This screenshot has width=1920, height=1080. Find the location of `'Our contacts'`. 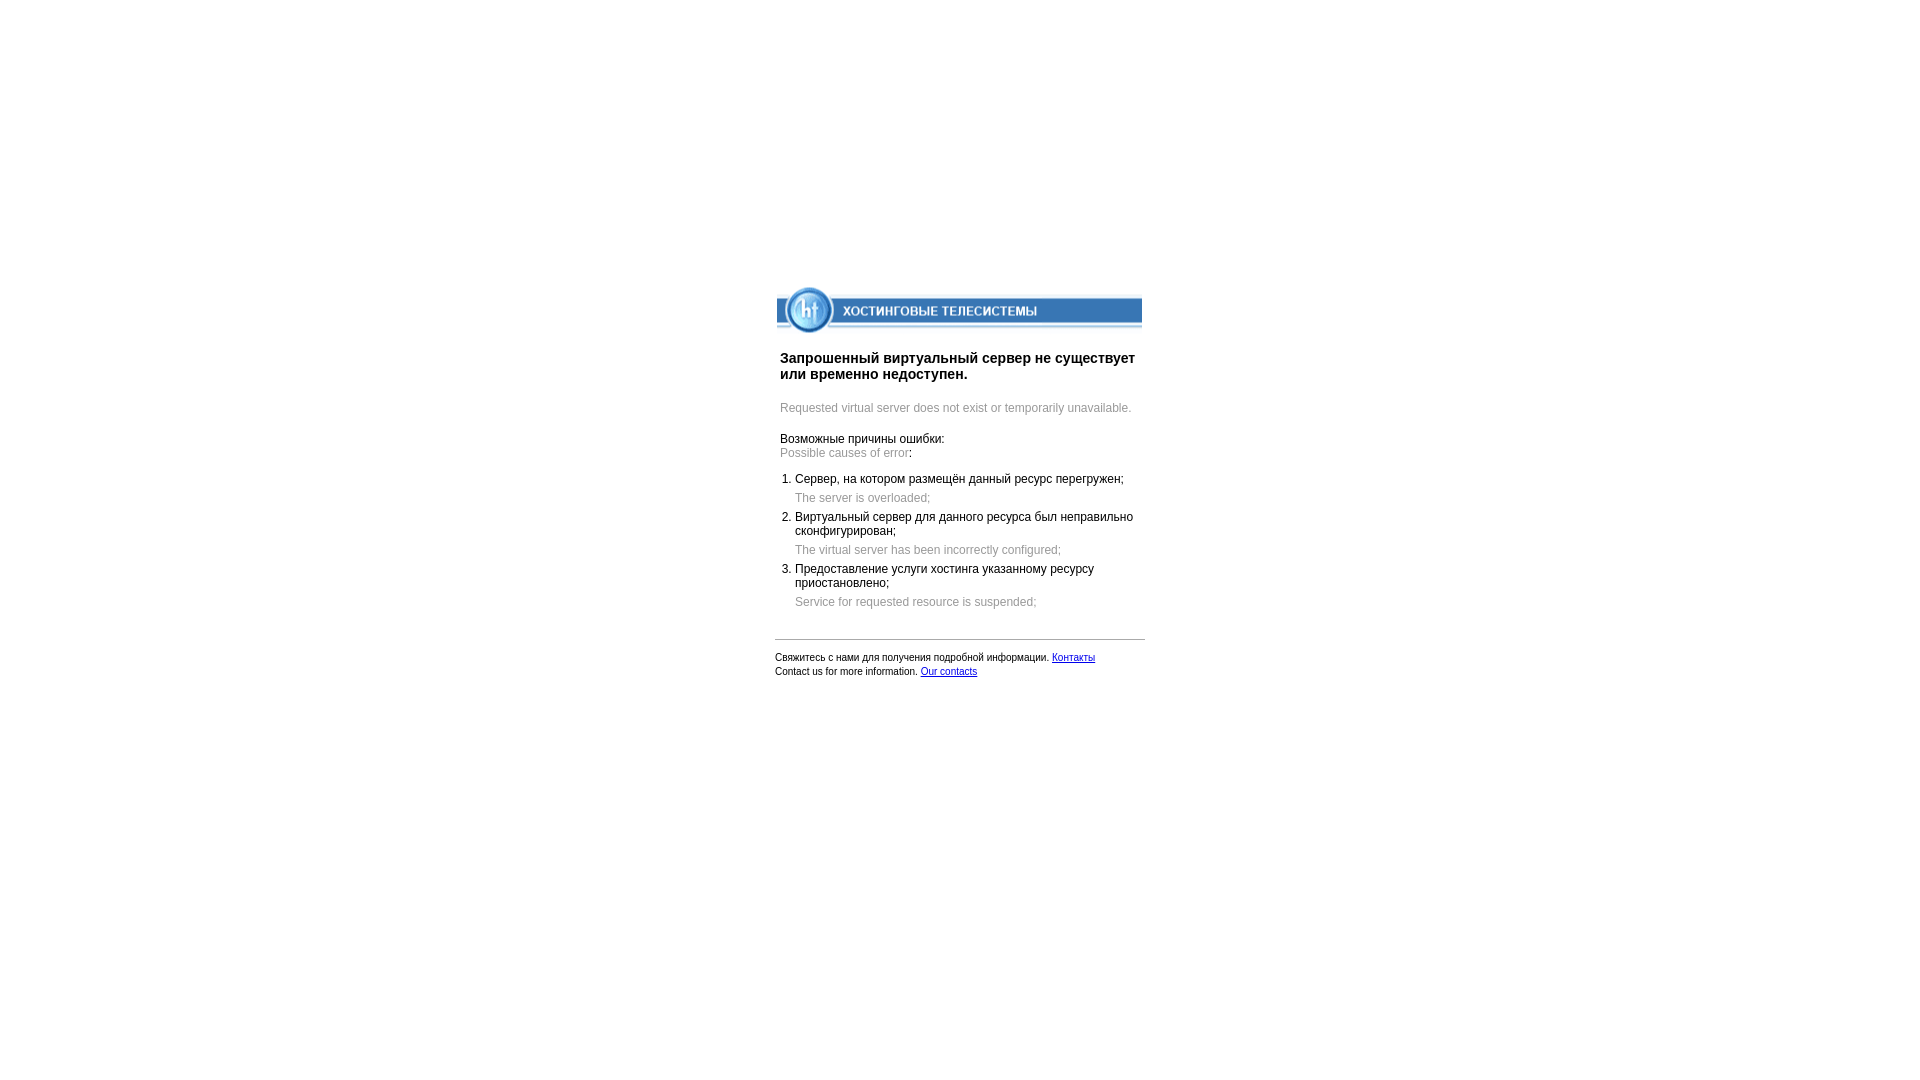

'Our contacts' is located at coordinates (948, 671).